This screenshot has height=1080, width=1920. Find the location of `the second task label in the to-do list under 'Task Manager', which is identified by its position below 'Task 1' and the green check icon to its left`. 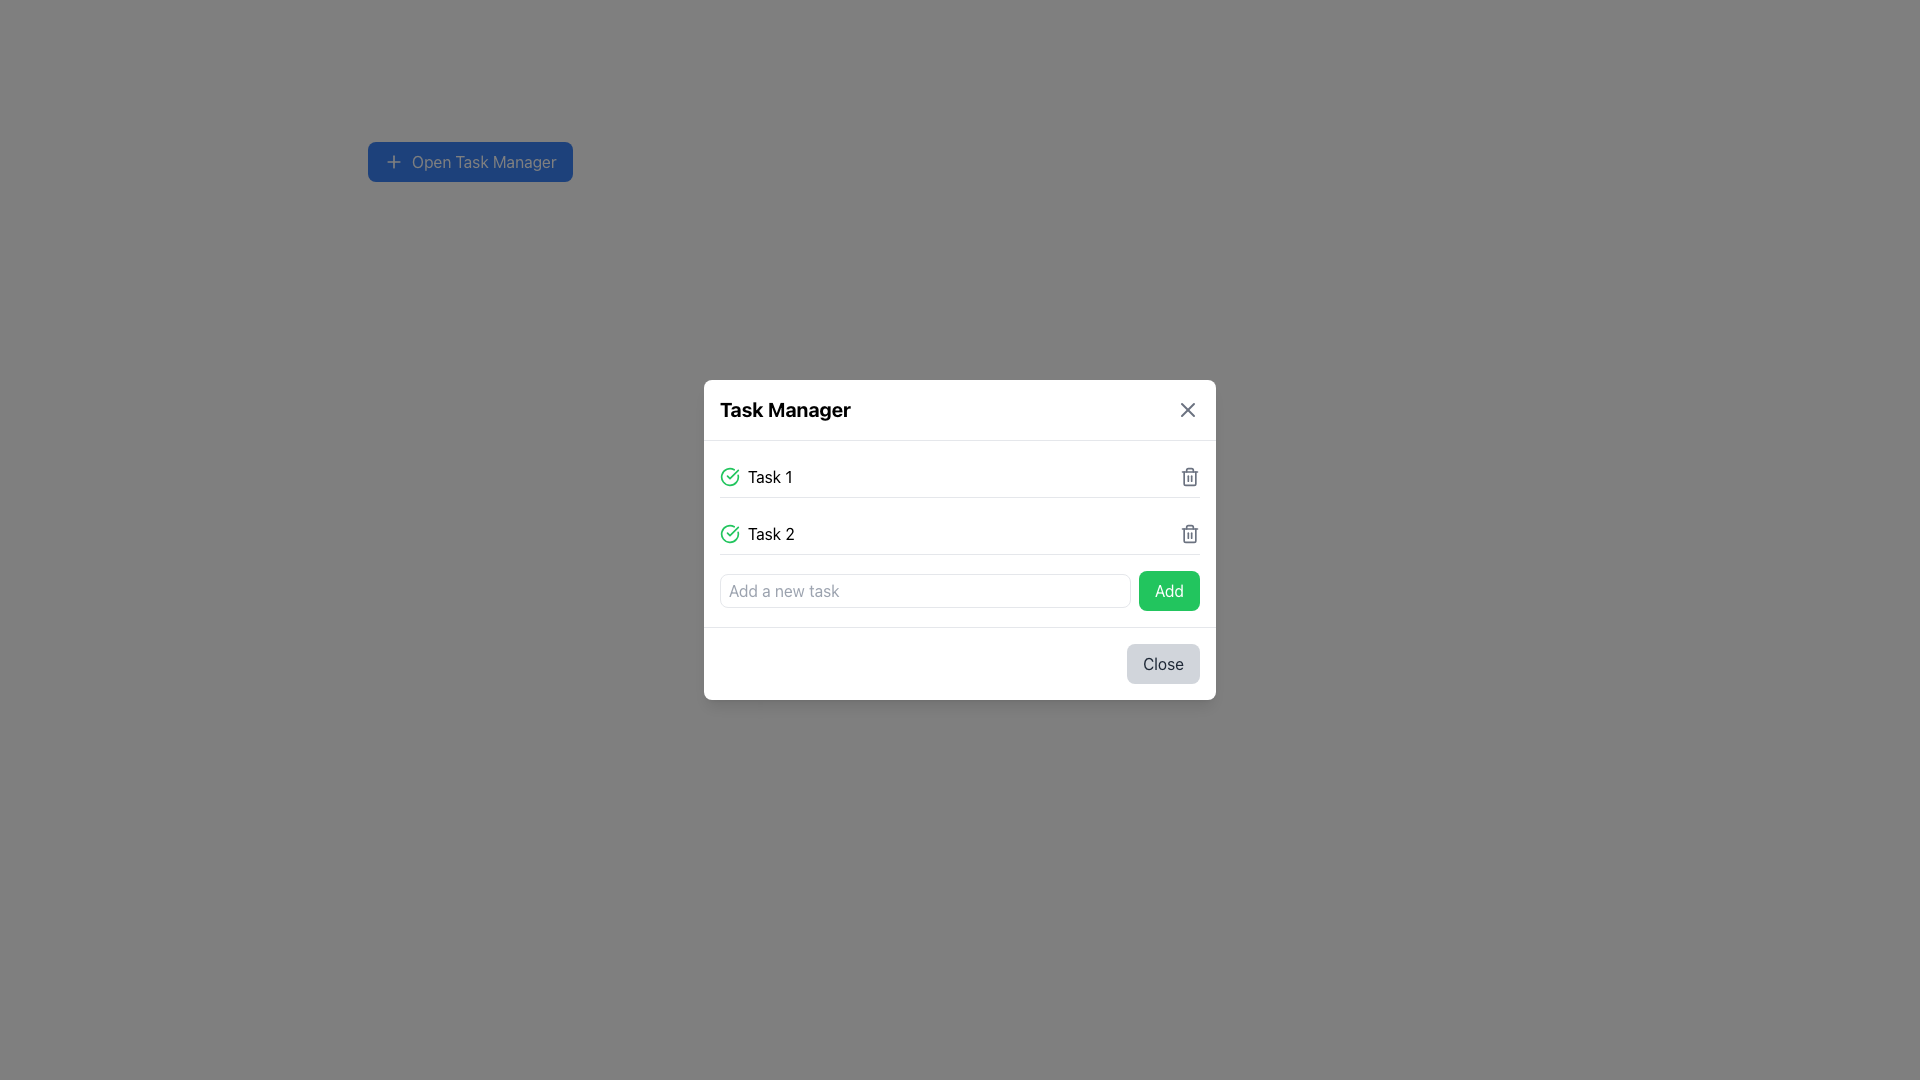

the second task label in the to-do list under 'Task Manager', which is identified by its position below 'Task 1' and the green check icon to its left is located at coordinates (770, 532).